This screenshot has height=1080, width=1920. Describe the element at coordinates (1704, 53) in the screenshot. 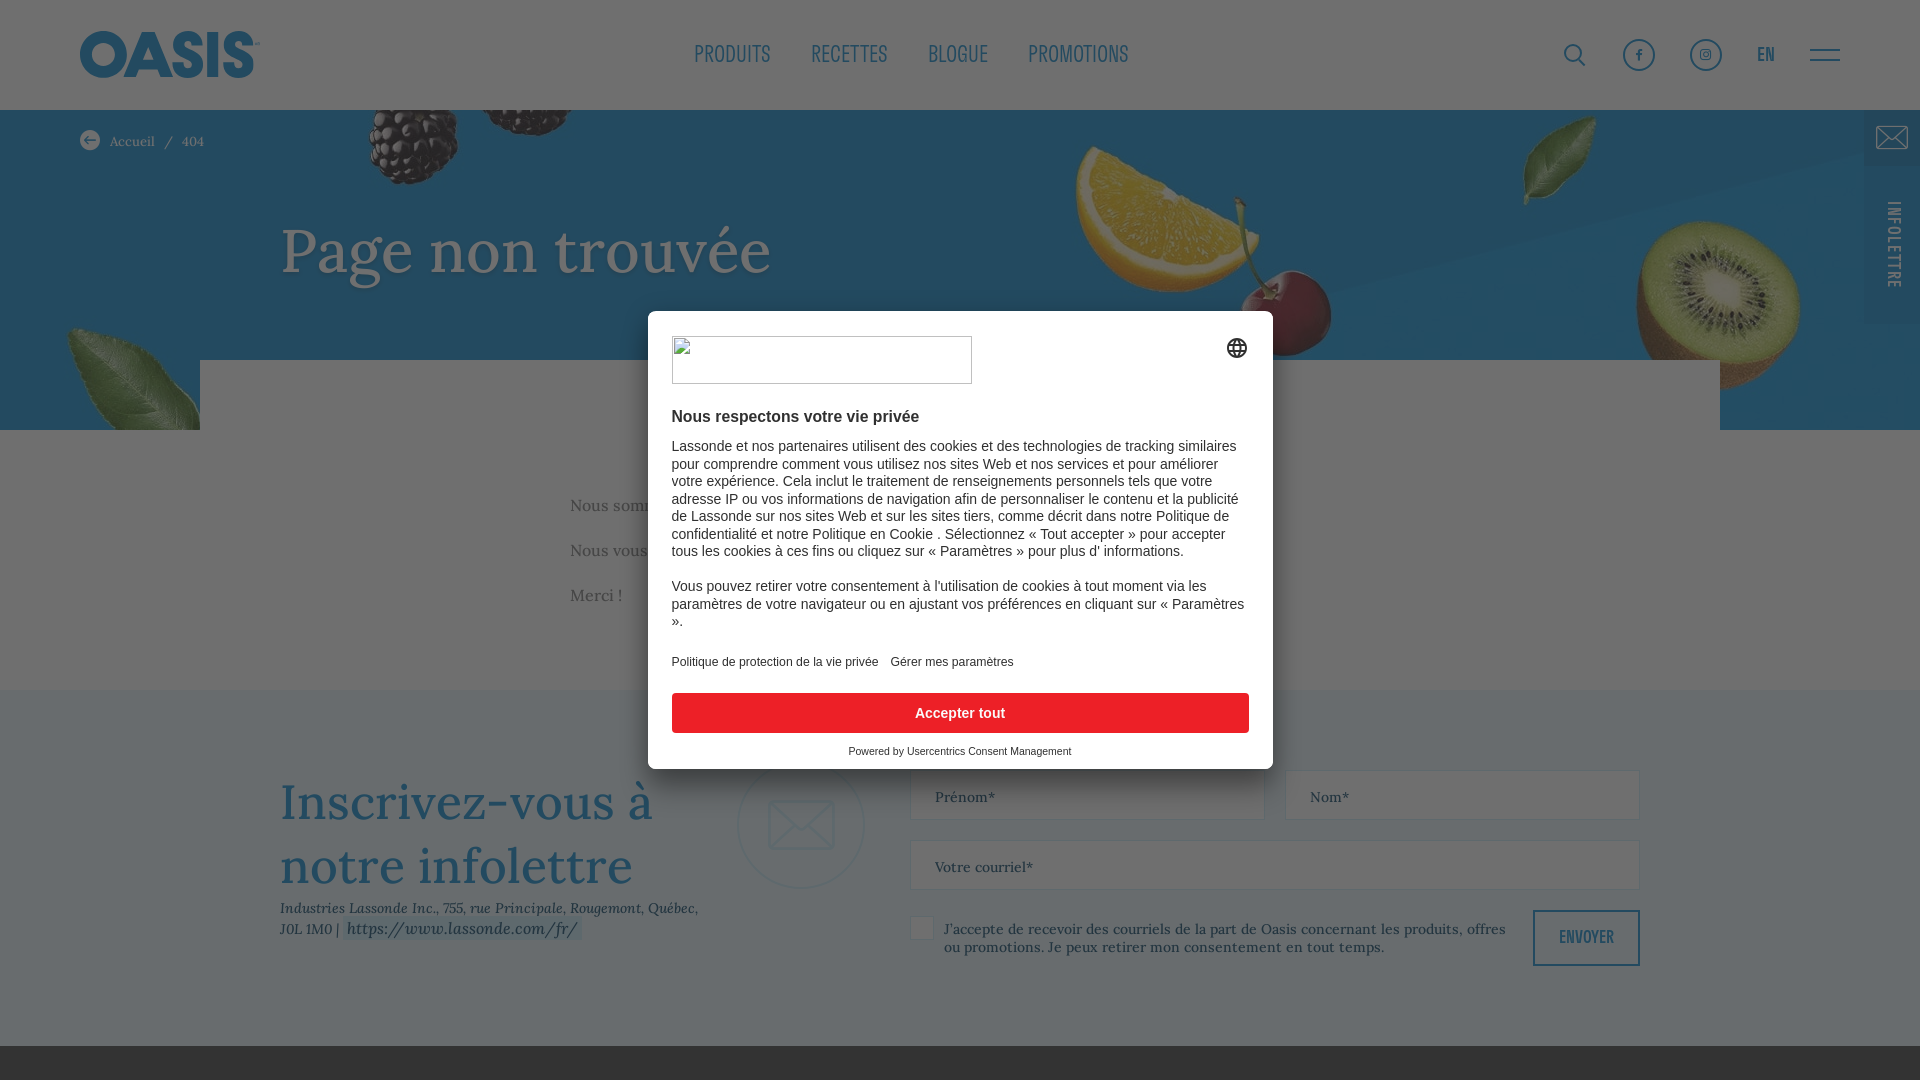

I see `'Instagram'` at that location.